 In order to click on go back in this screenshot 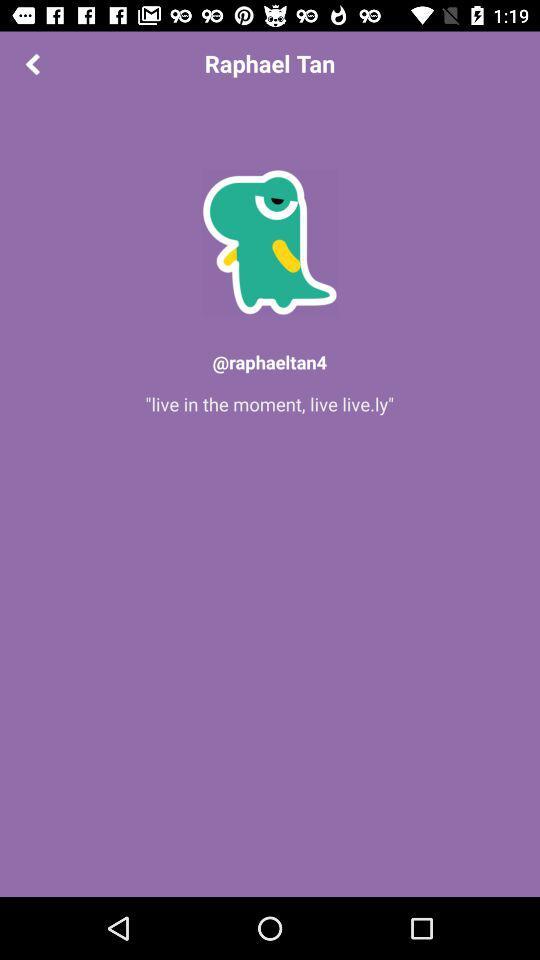, I will do `click(31, 63)`.